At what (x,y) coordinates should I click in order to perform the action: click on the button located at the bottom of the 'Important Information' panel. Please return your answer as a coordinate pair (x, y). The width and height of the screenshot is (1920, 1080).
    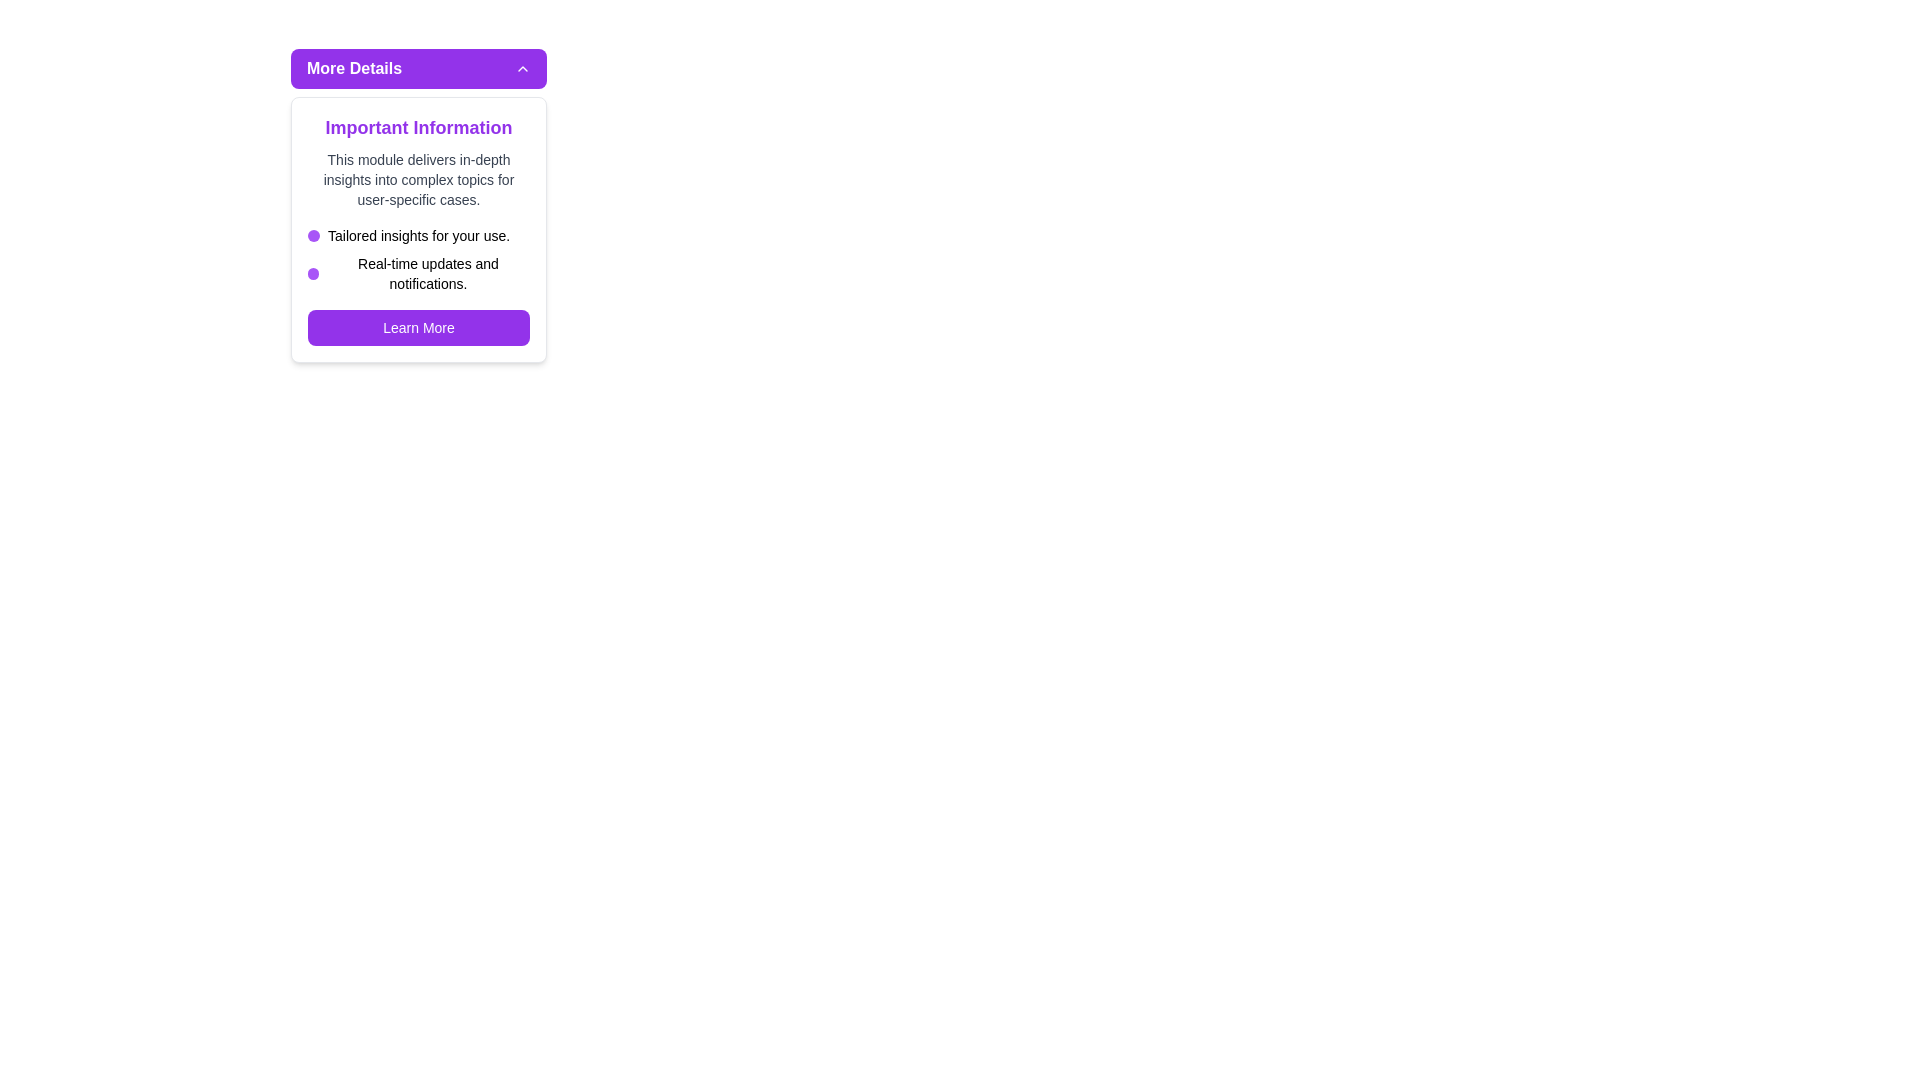
    Looking at the image, I should click on (417, 326).